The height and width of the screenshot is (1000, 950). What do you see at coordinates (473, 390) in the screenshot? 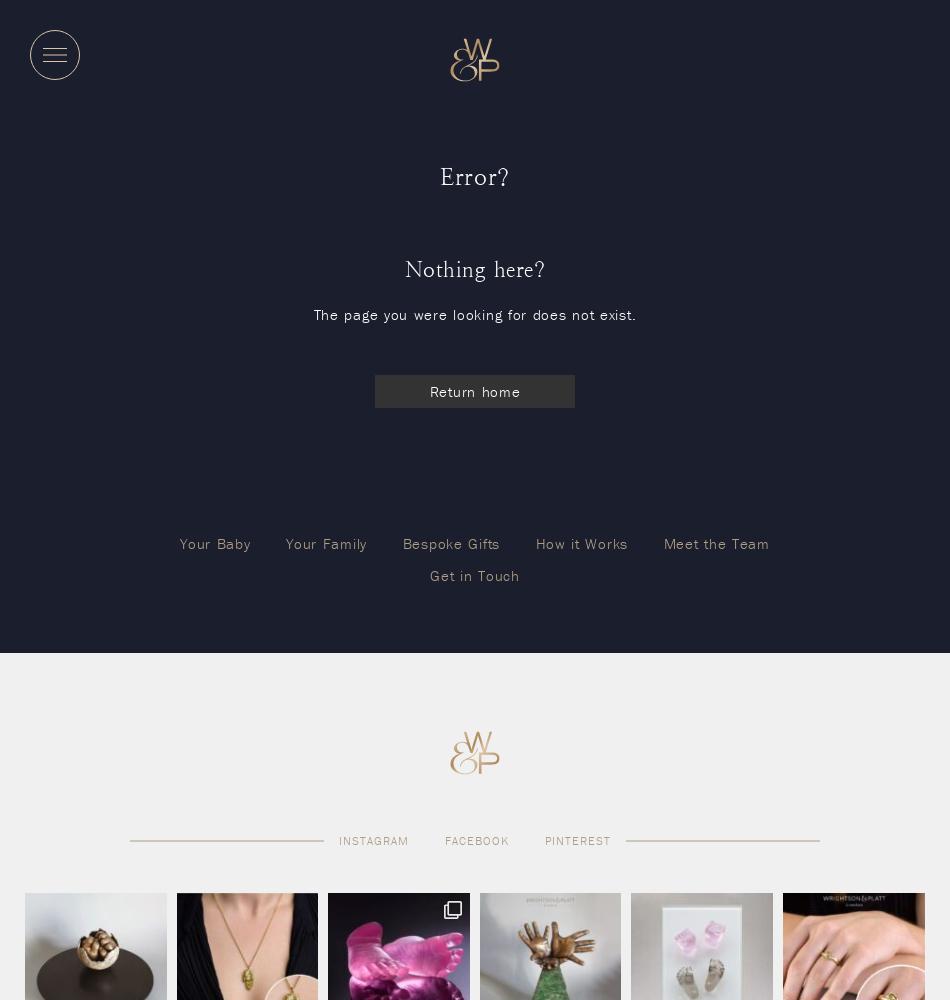
I see `'Return home'` at bounding box center [473, 390].